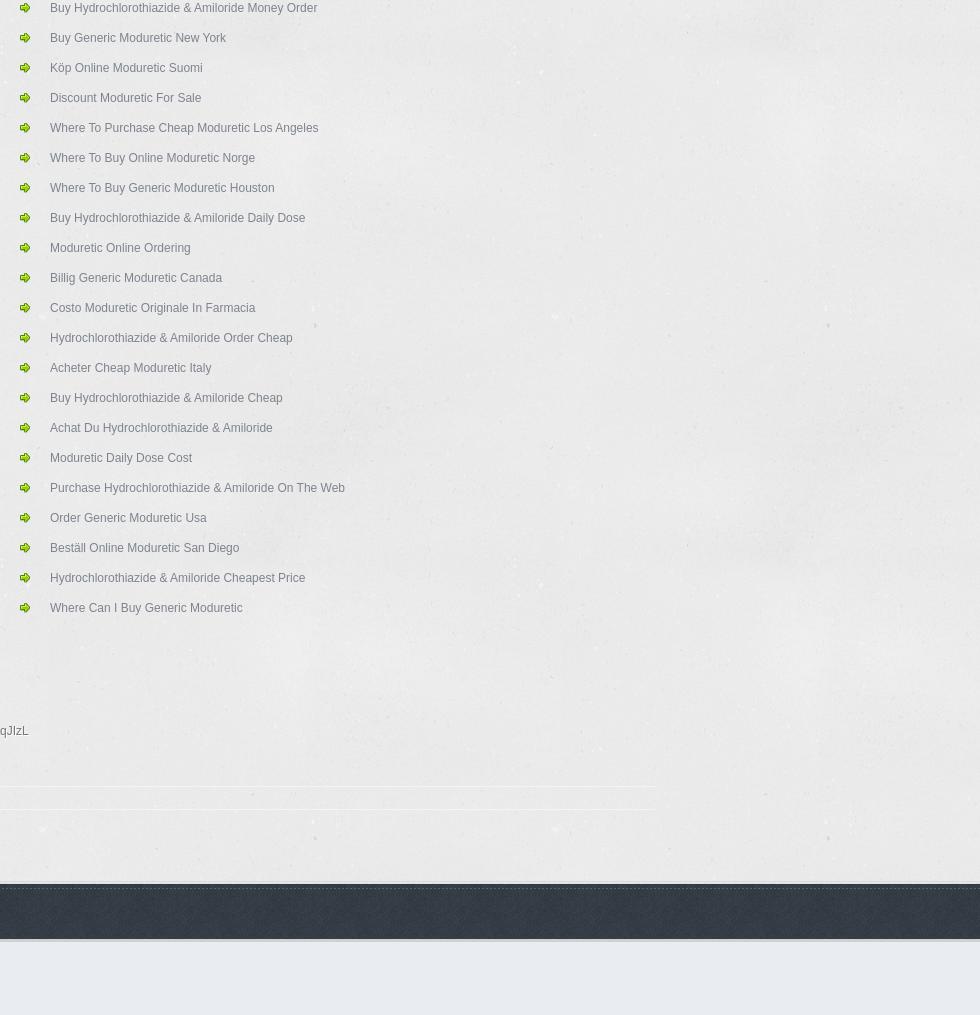 This screenshot has width=980, height=1015. I want to click on 'Purchase Hydrochlorothiazide & Amiloride  On The Web', so click(197, 487).